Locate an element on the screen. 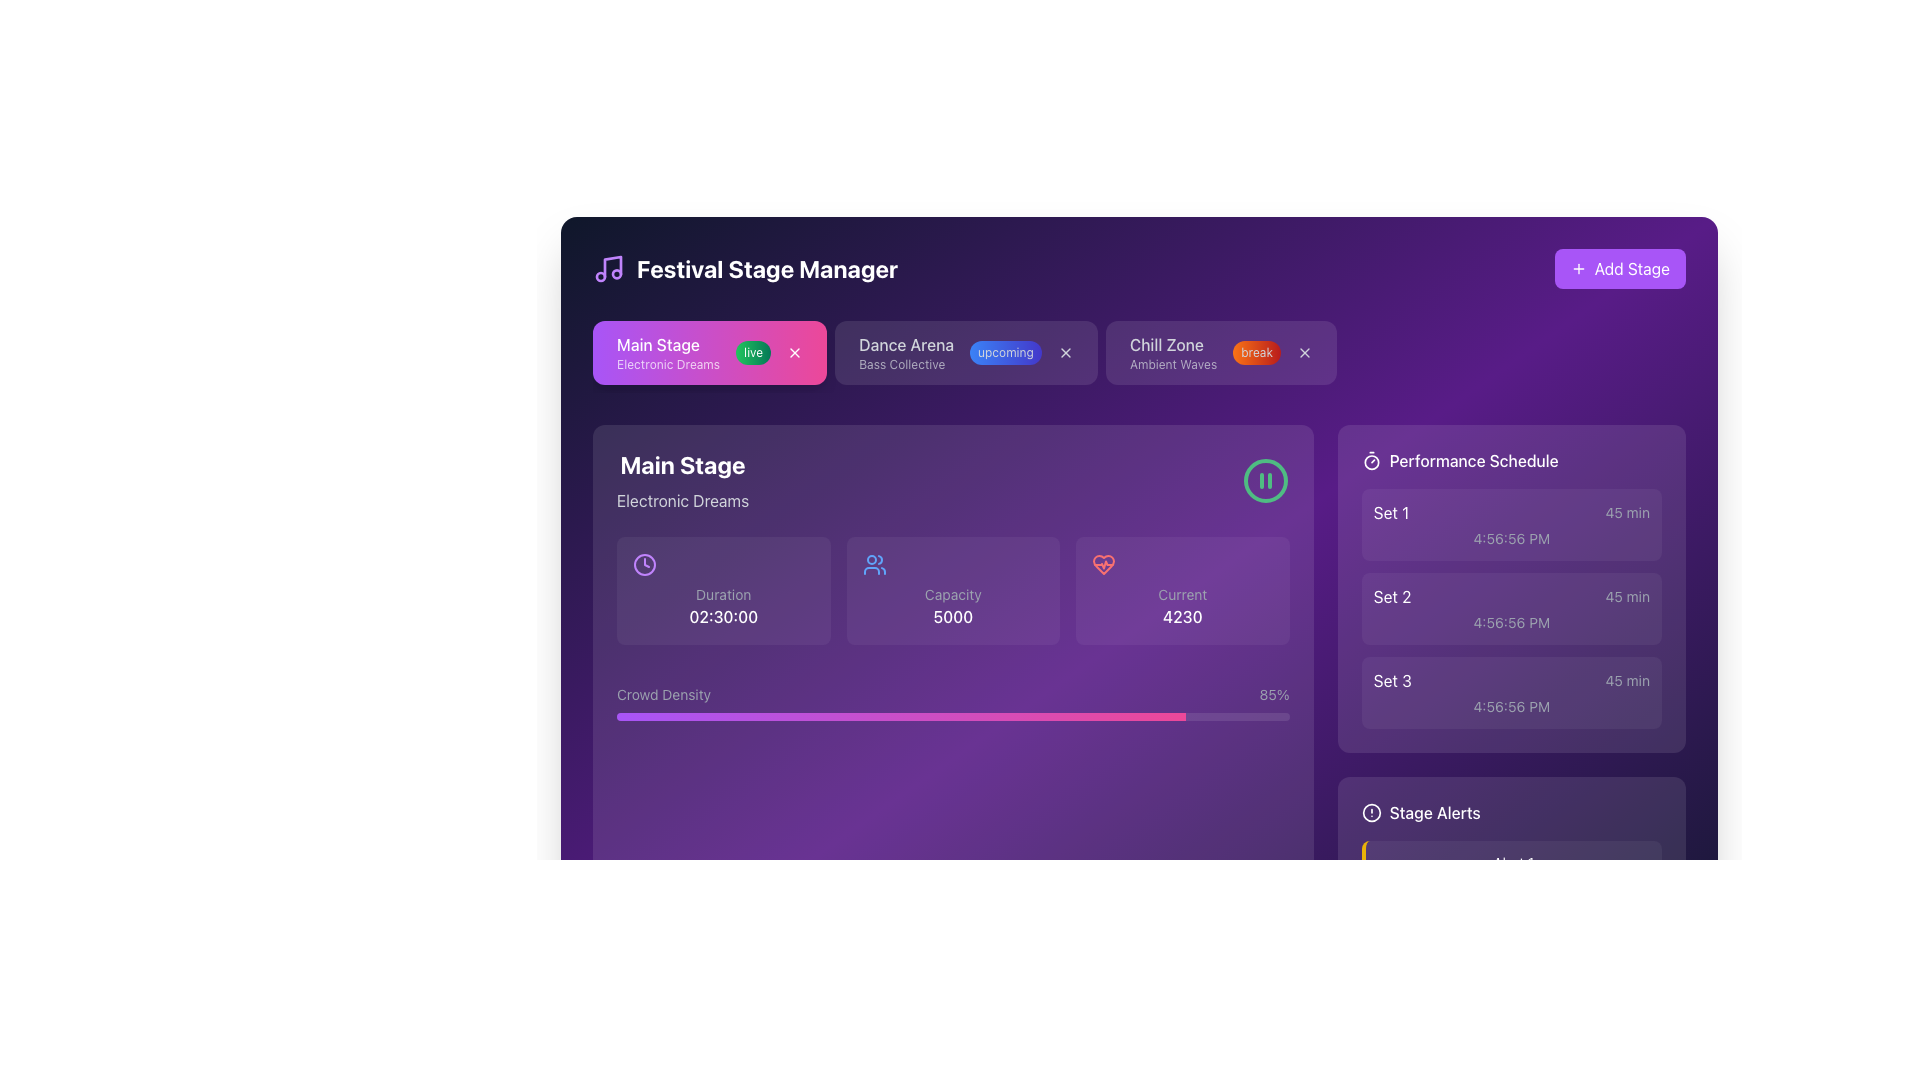  the small text label displaying '45 min' which is part of the 'Set 1' card in the 'Performance Schedule' section, located on the far right side and right-aligned to 'Set 1 4:56:56 PM' is located at coordinates (1627, 512).